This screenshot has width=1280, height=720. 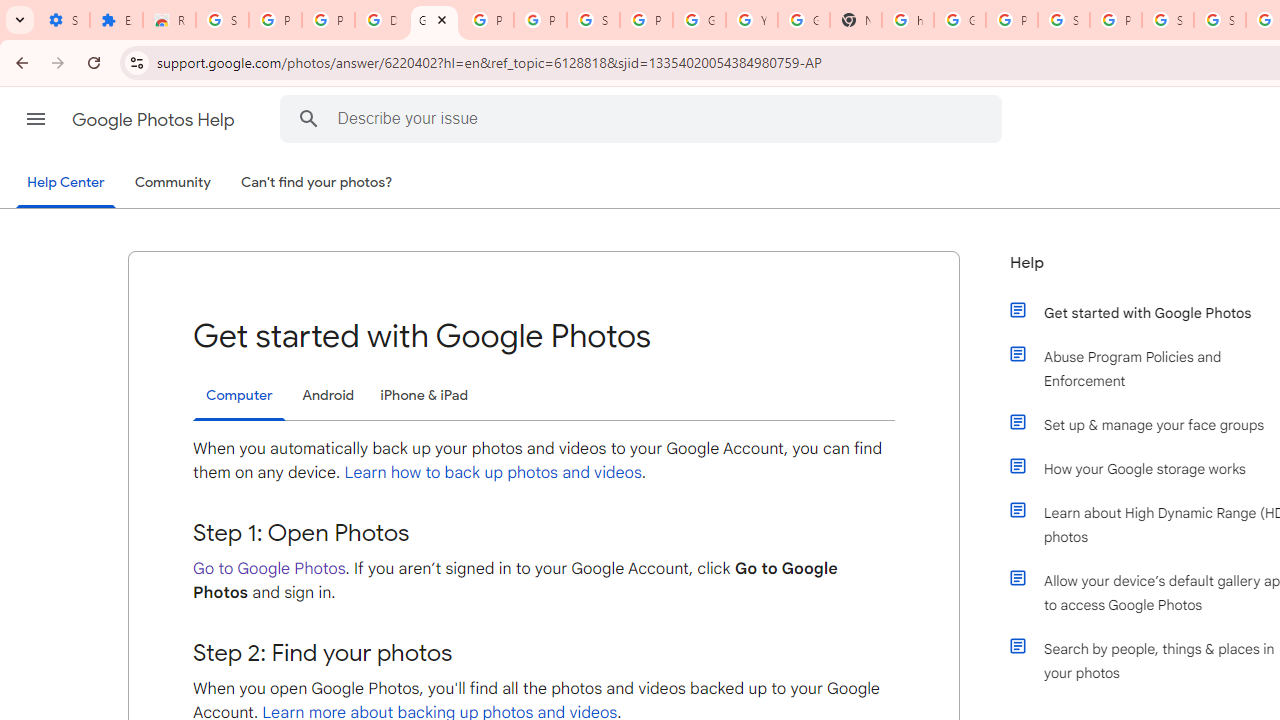 I want to click on 'Can', so click(x=316, y=183).